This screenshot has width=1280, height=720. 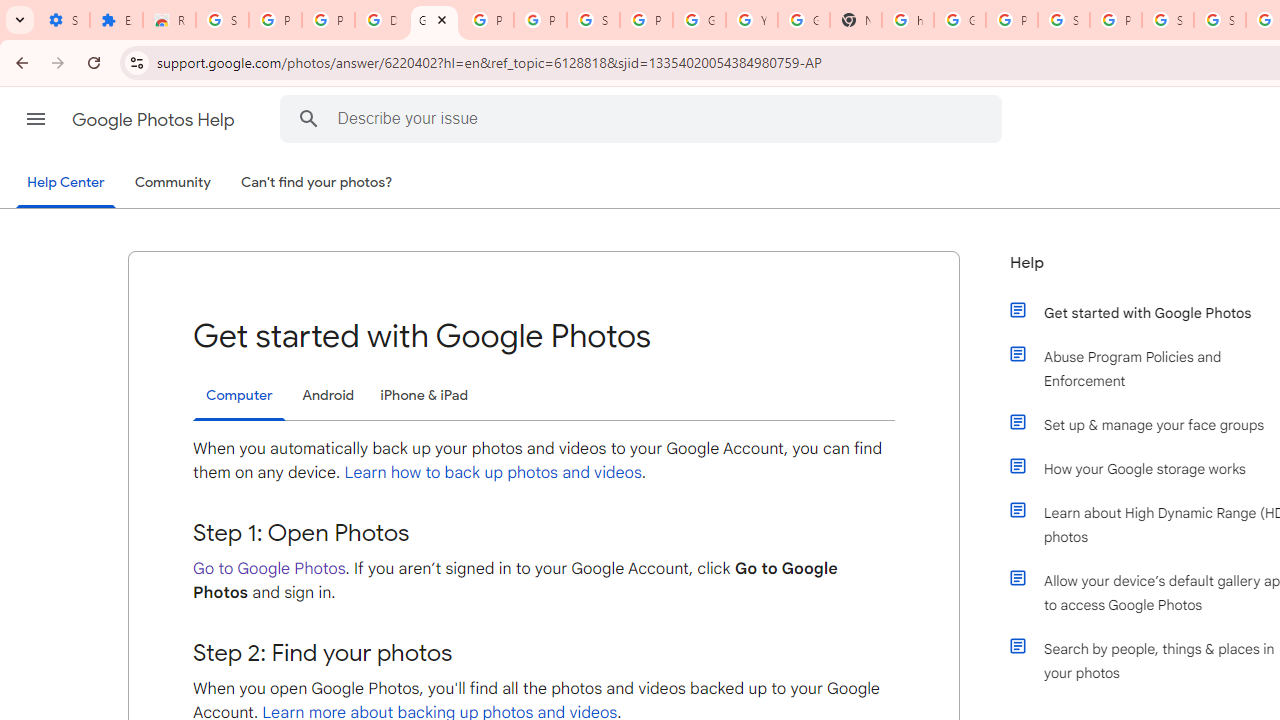 I want to click on 'Can', so click(x=316, y=183).